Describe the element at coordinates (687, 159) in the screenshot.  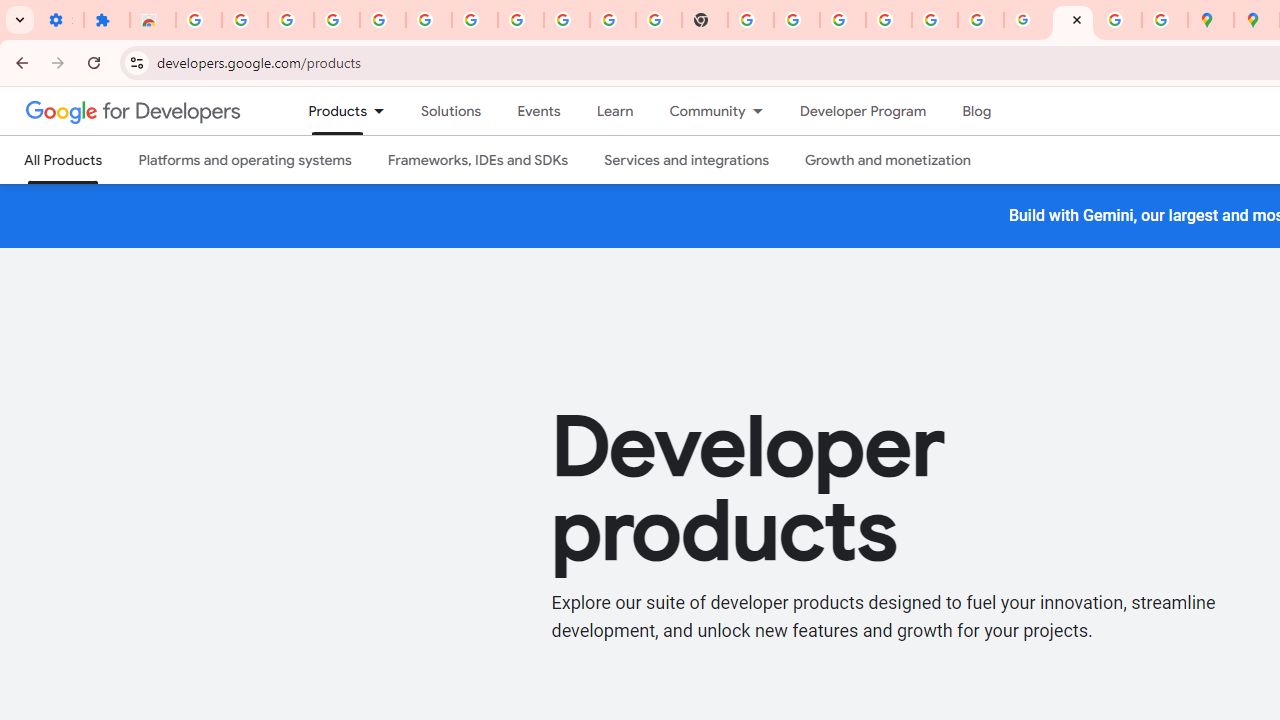
I see `'Services and integrations'` at that location.